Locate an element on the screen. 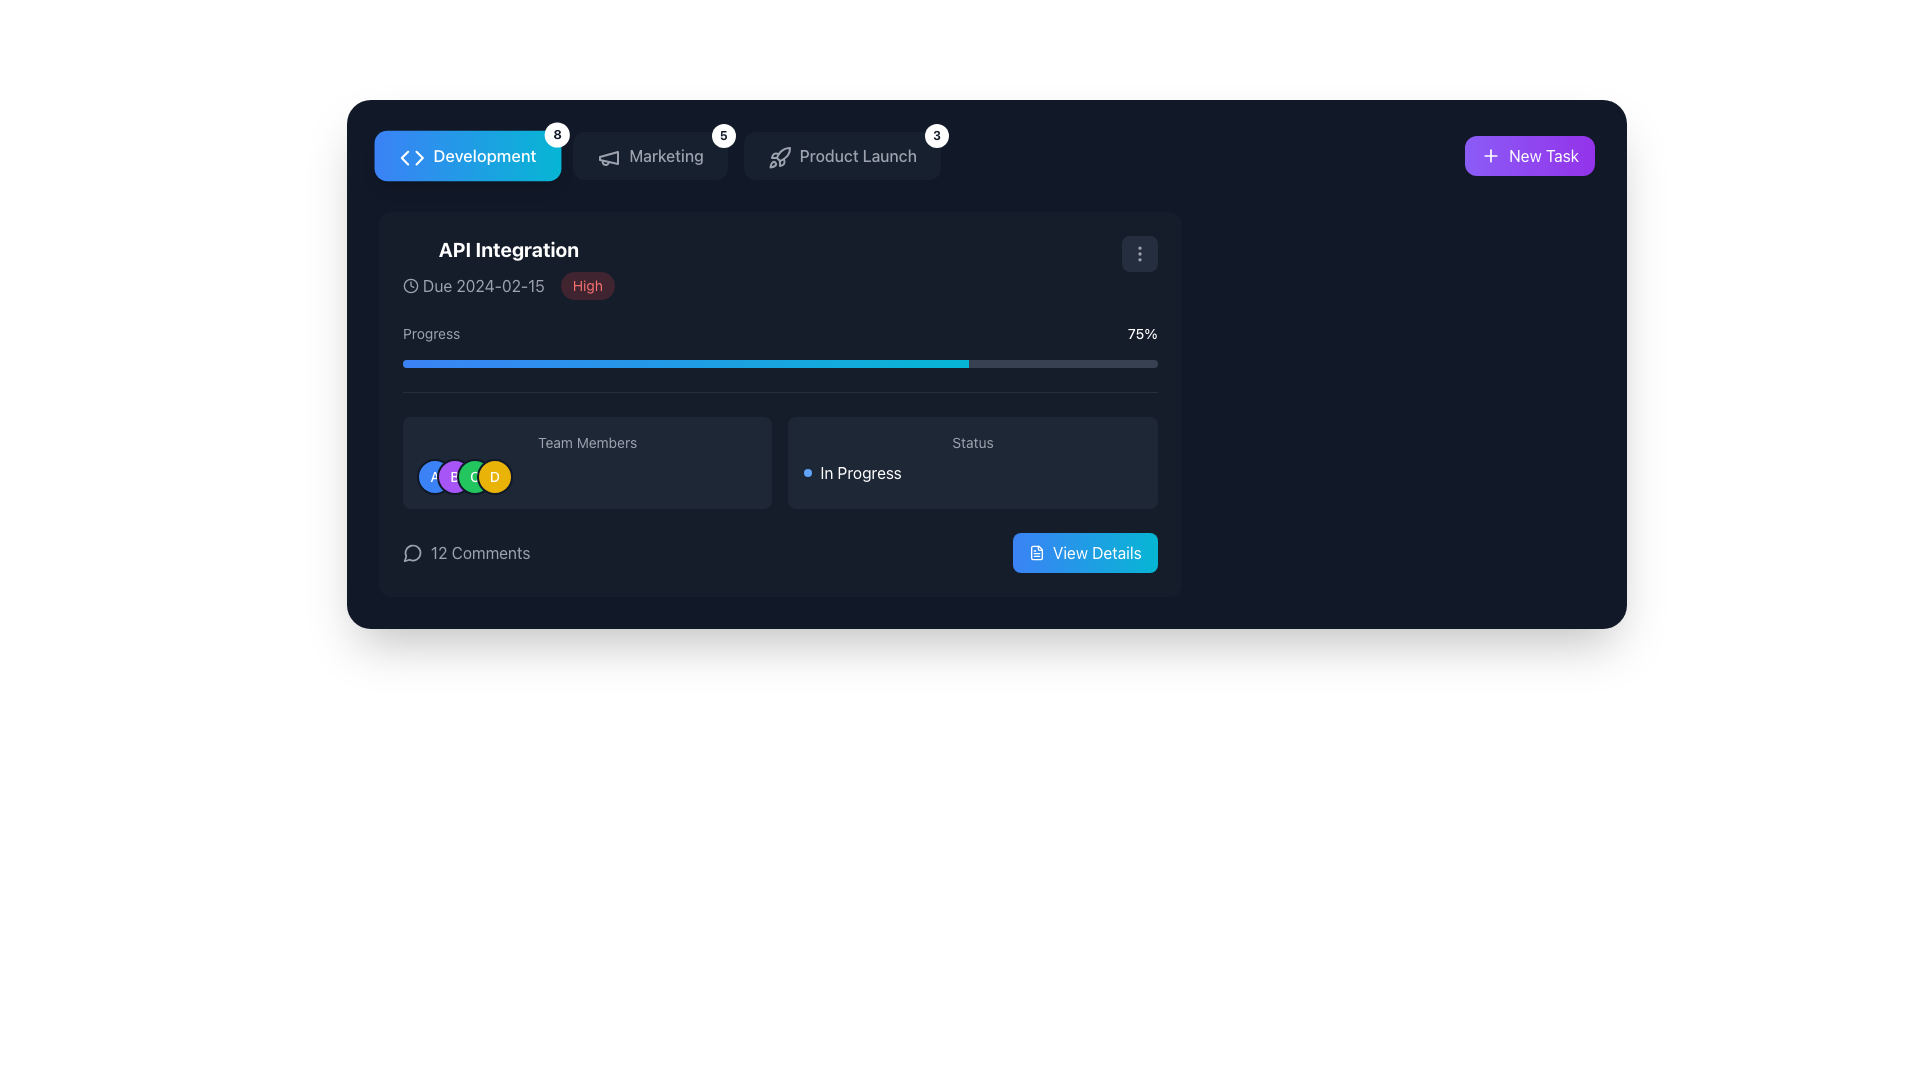 This screenshot has width=1920, height=1080. the vertical ellipsis icon located at the top-right corner of the task details card is located at coordinates (1139, 253).